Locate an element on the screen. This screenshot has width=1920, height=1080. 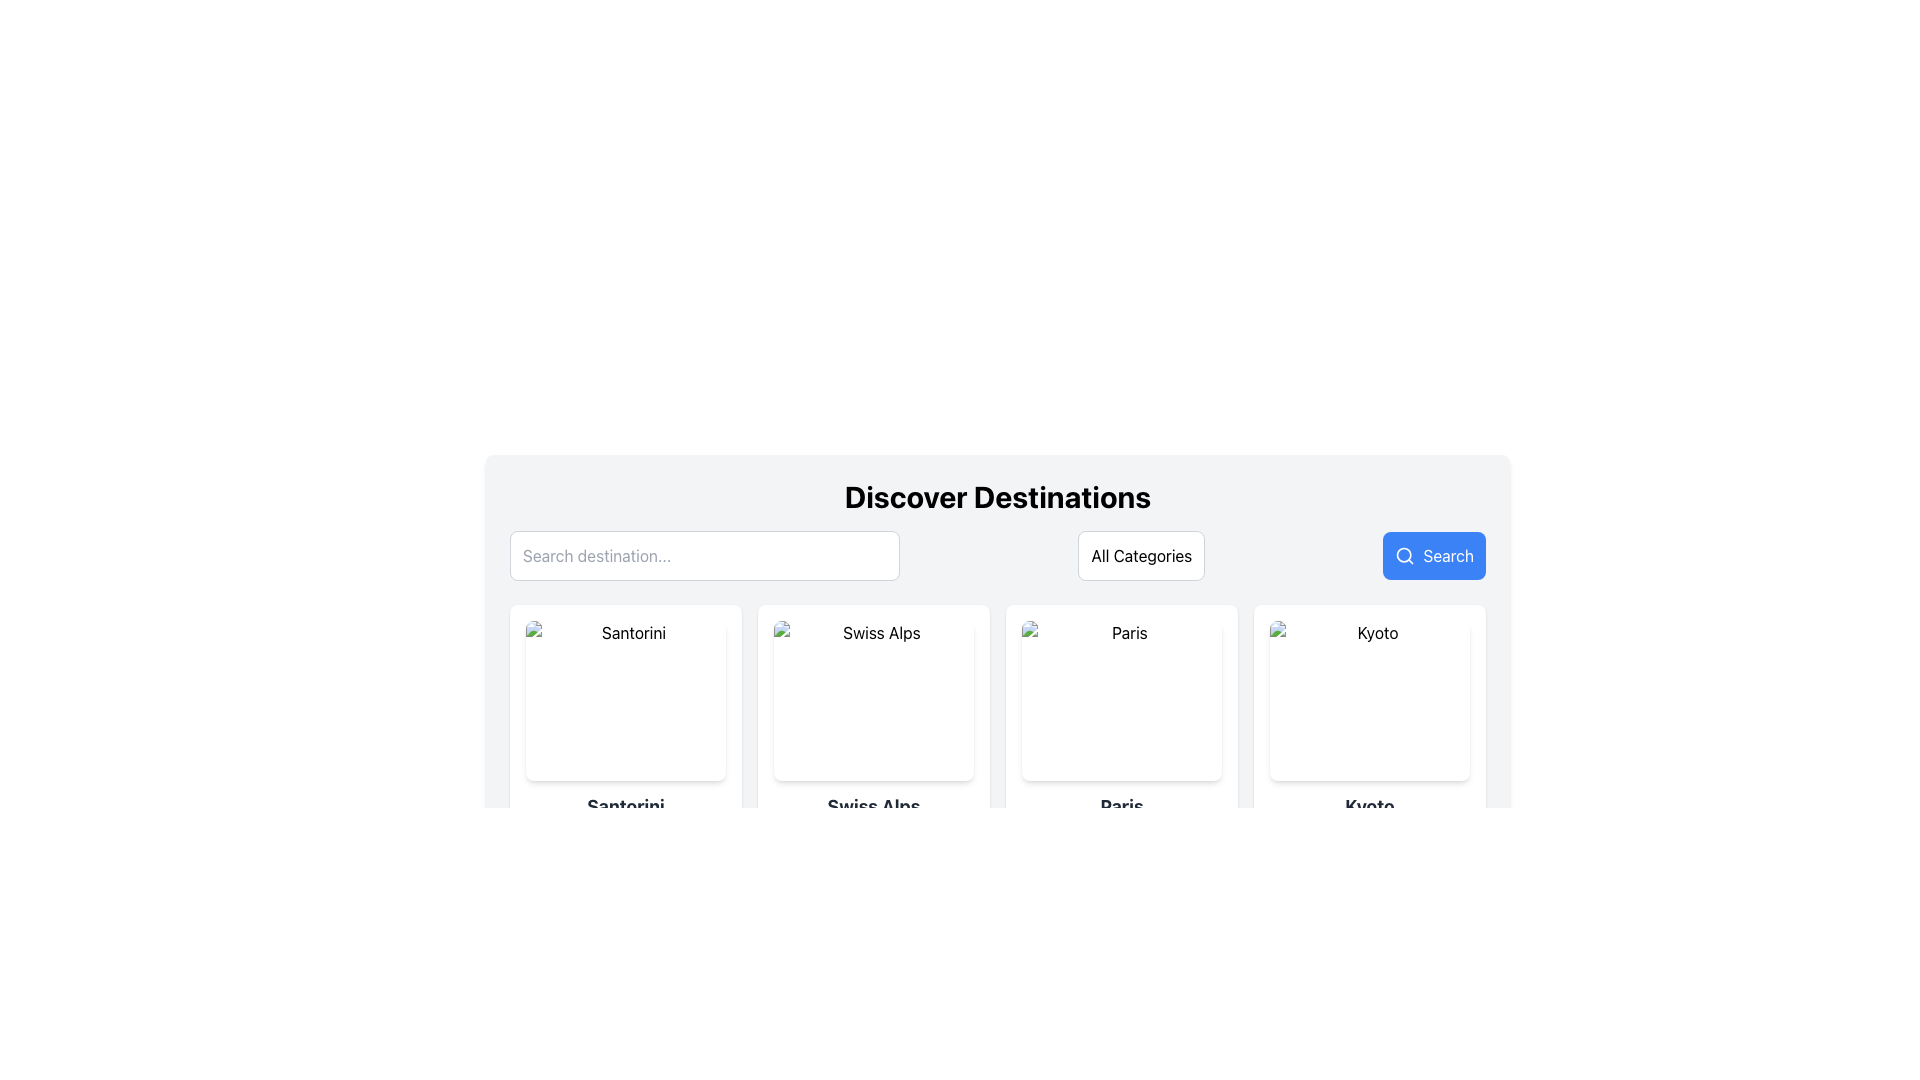
the image placeholder for 'Paris' is located at coordinates (1122, 700).